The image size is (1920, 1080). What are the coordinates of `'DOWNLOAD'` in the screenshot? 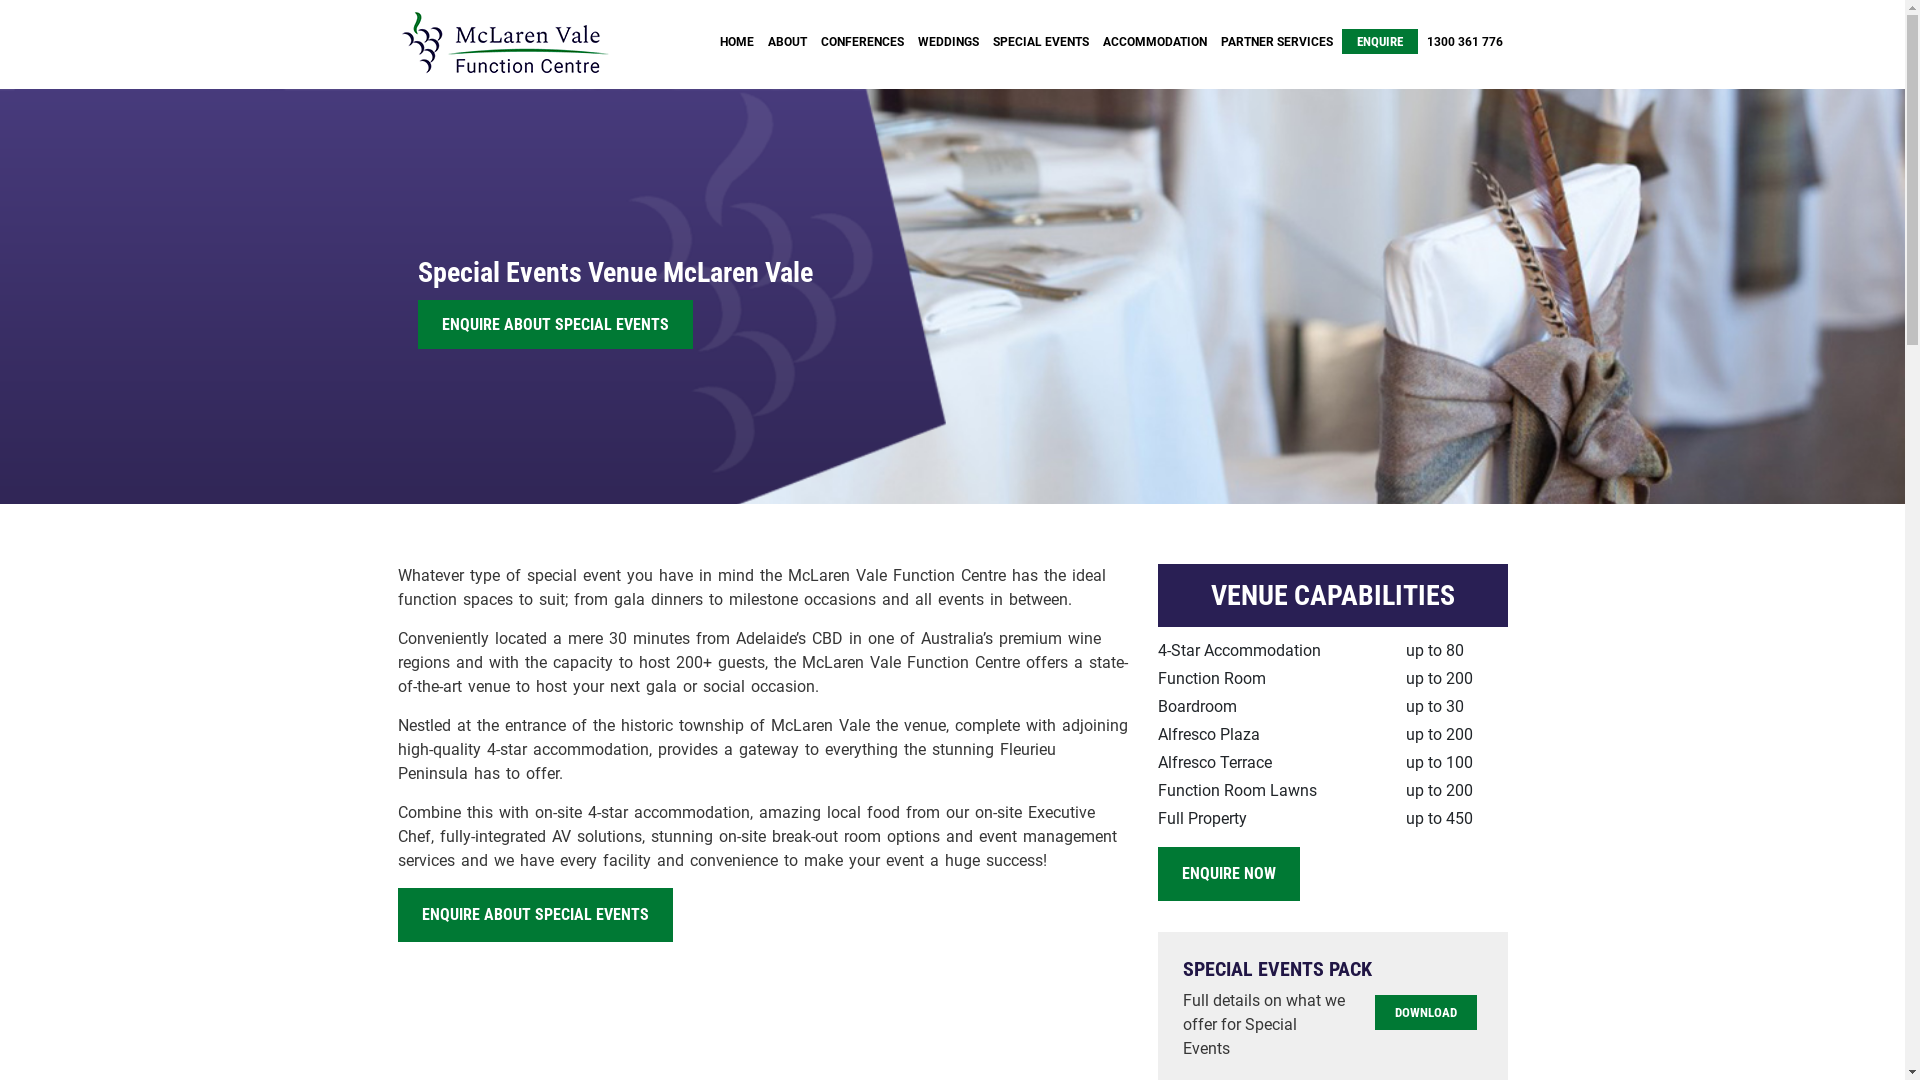 It's located at (1424, 1012).